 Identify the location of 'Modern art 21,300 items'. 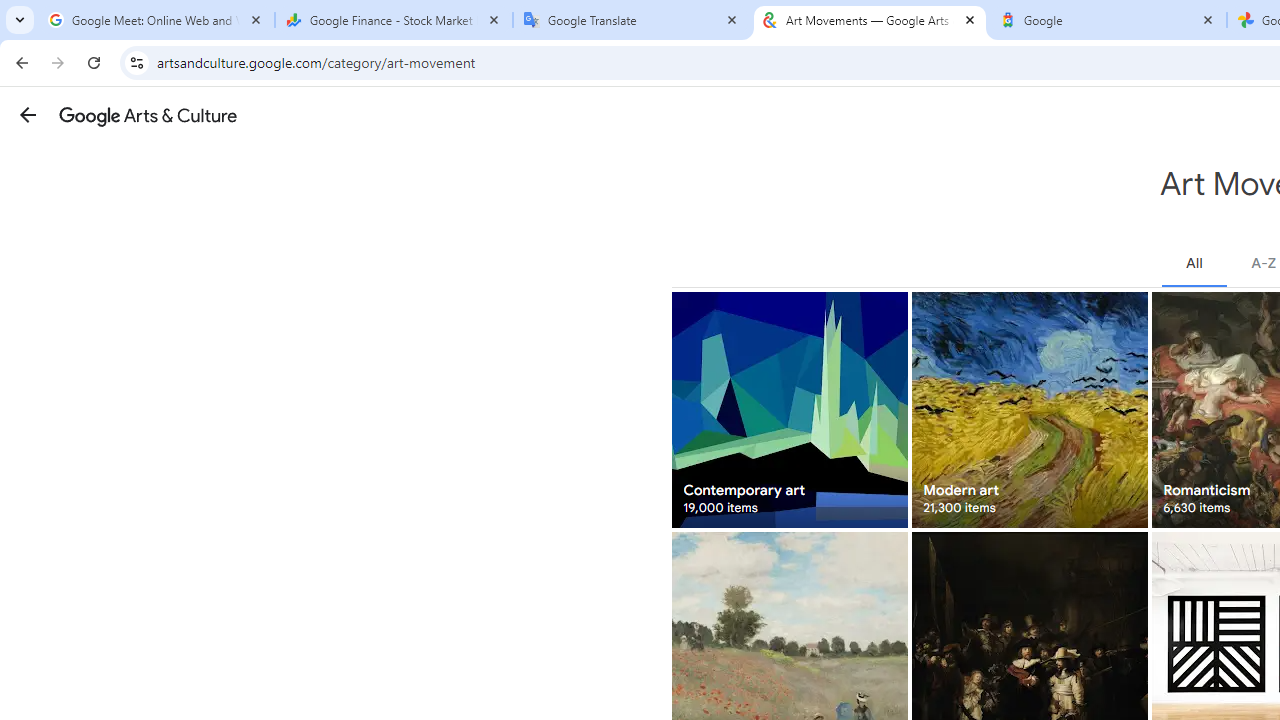
(1029, 409).